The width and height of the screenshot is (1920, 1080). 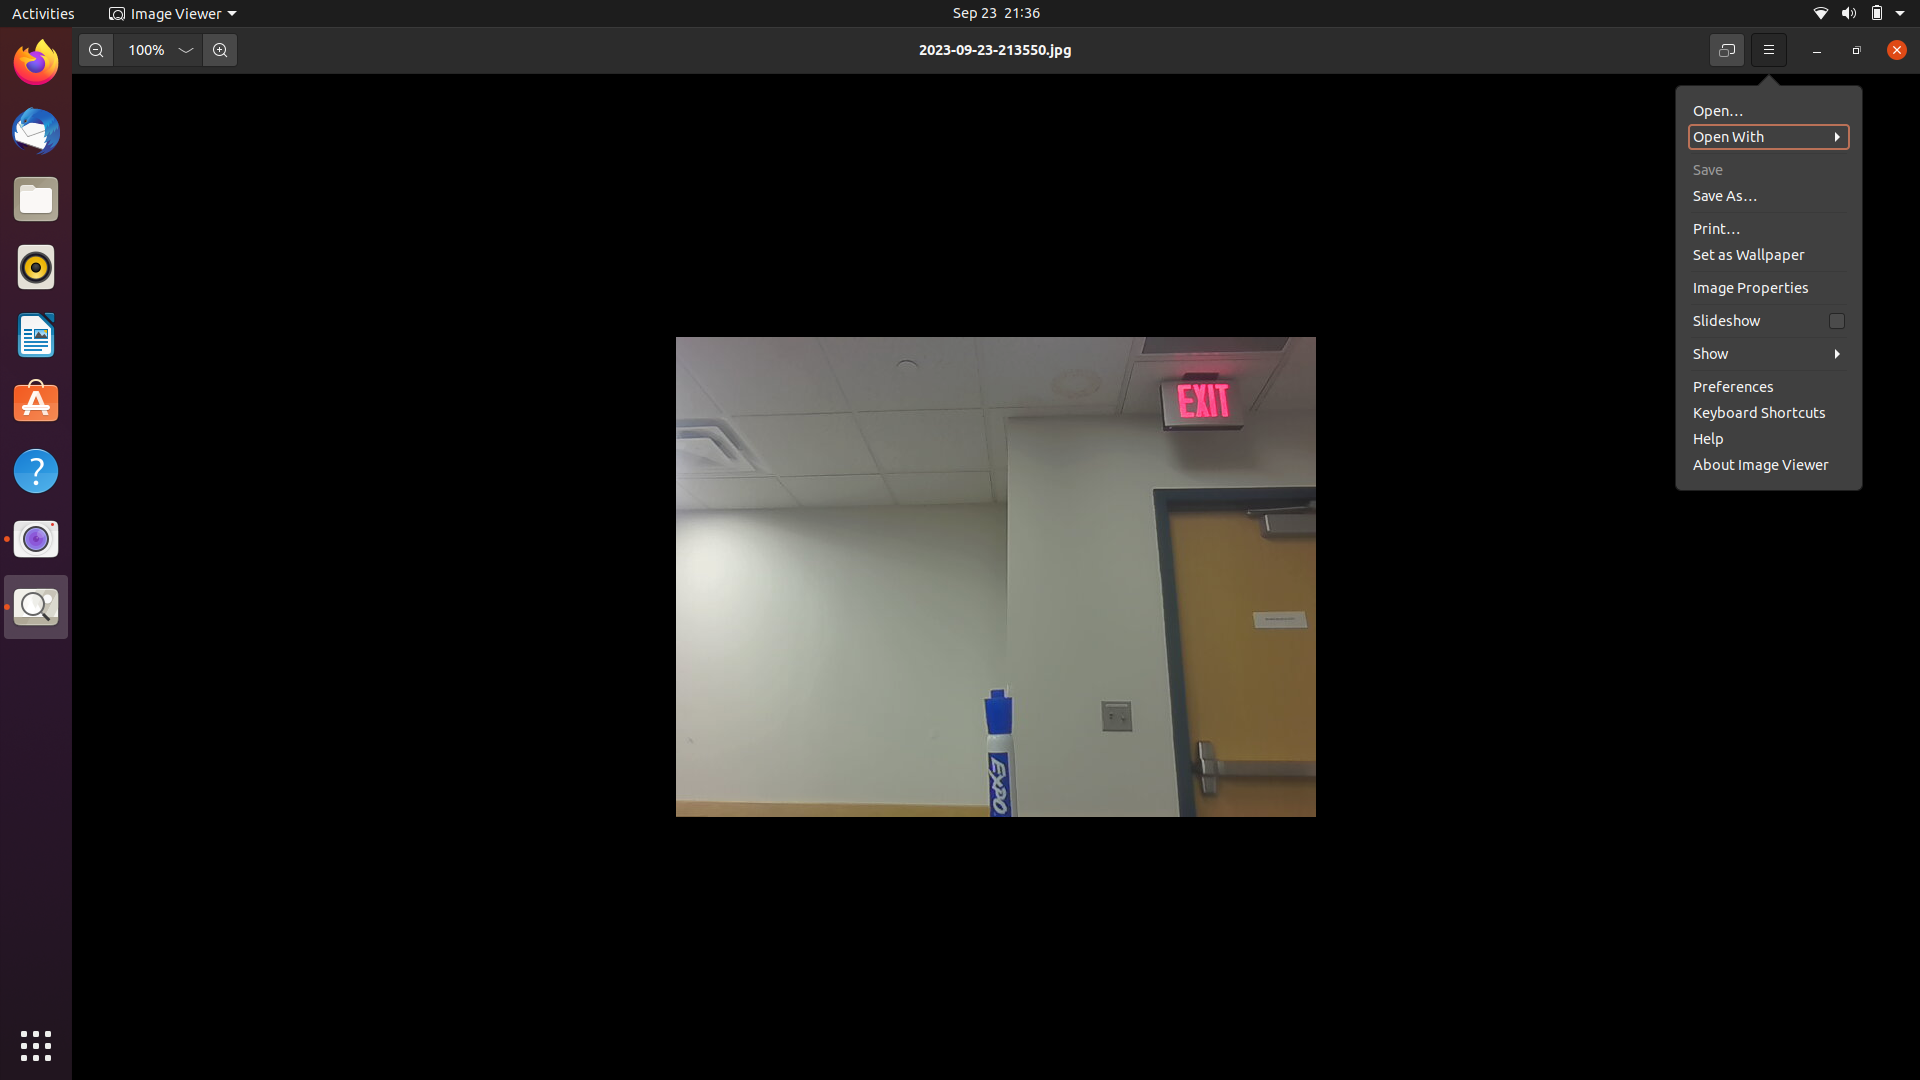 I want to click on Shut down the menu, so click(x=1769, y=49).